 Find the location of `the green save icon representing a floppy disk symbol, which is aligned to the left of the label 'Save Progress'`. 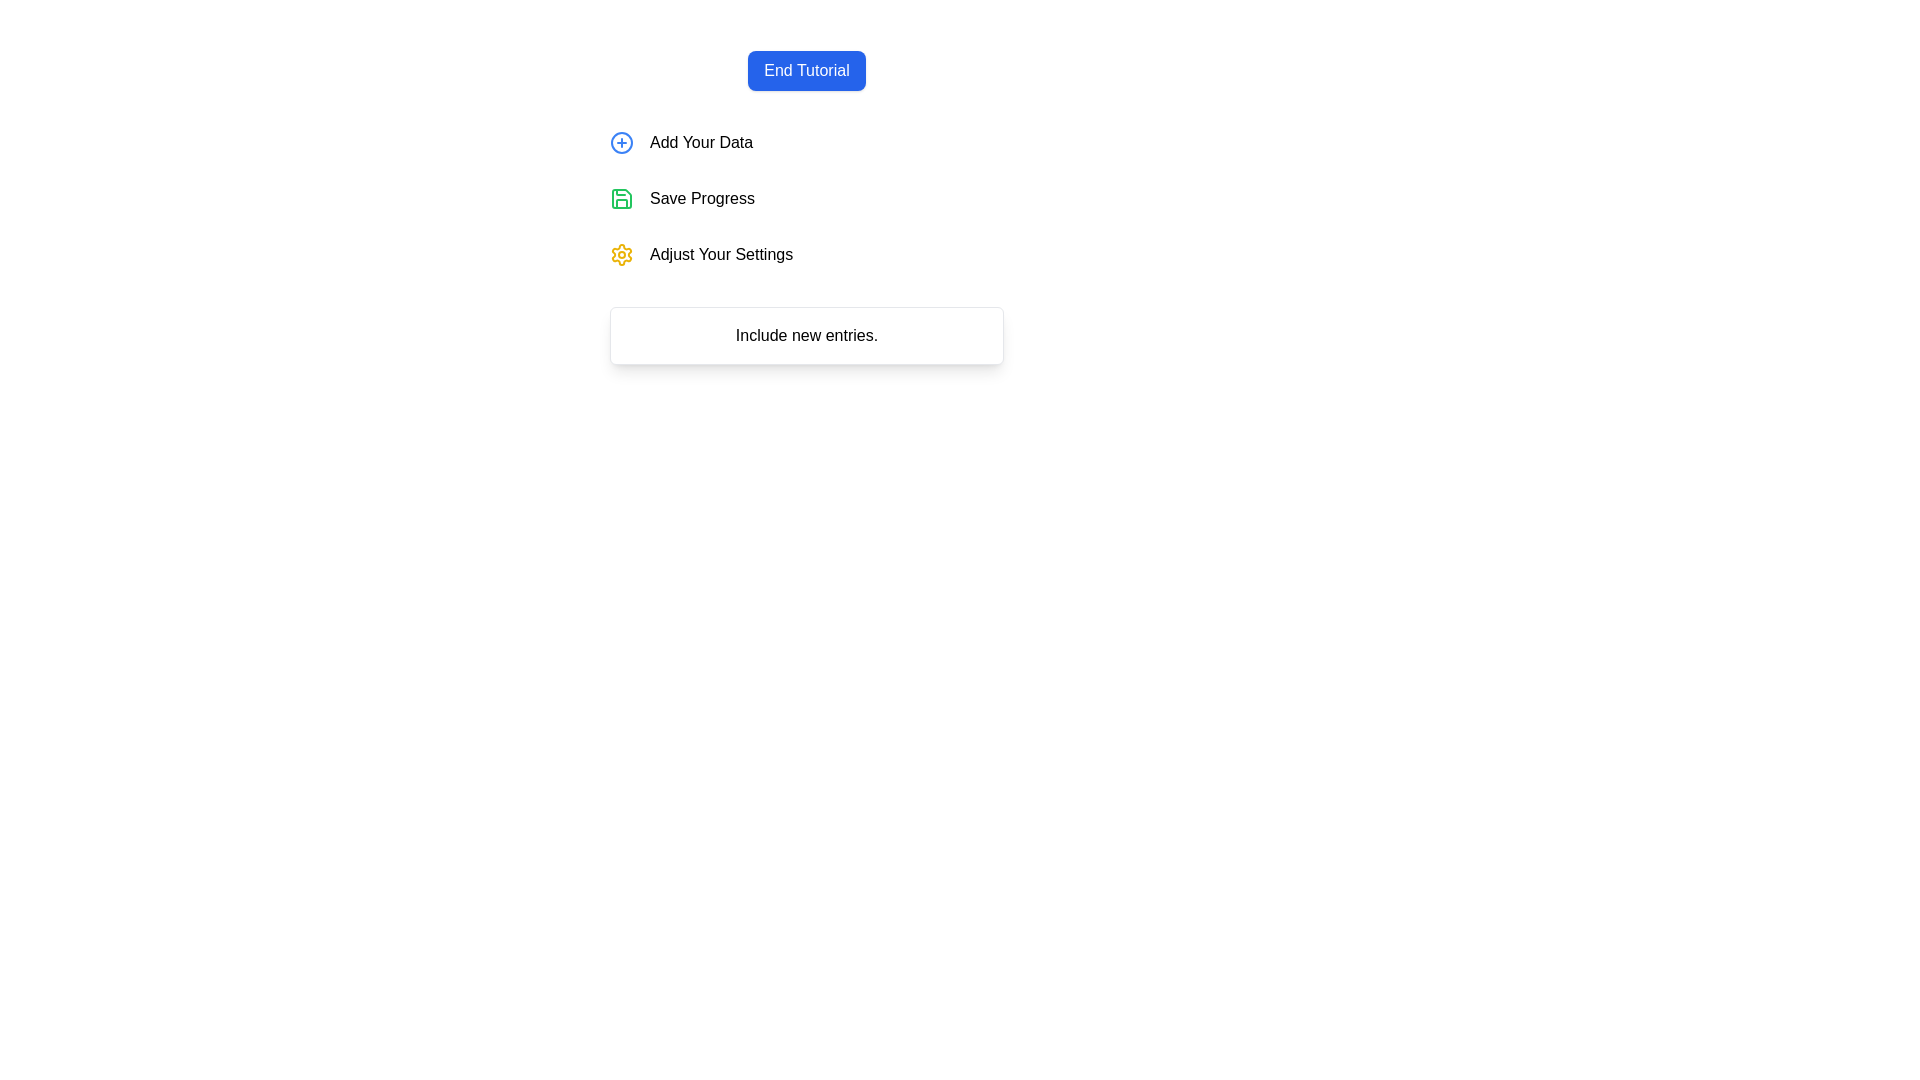

the green save icon representing a floppy disk symbol, which is aligned to the left of the label 'Save Progress' is located at coordinates (621, 199).